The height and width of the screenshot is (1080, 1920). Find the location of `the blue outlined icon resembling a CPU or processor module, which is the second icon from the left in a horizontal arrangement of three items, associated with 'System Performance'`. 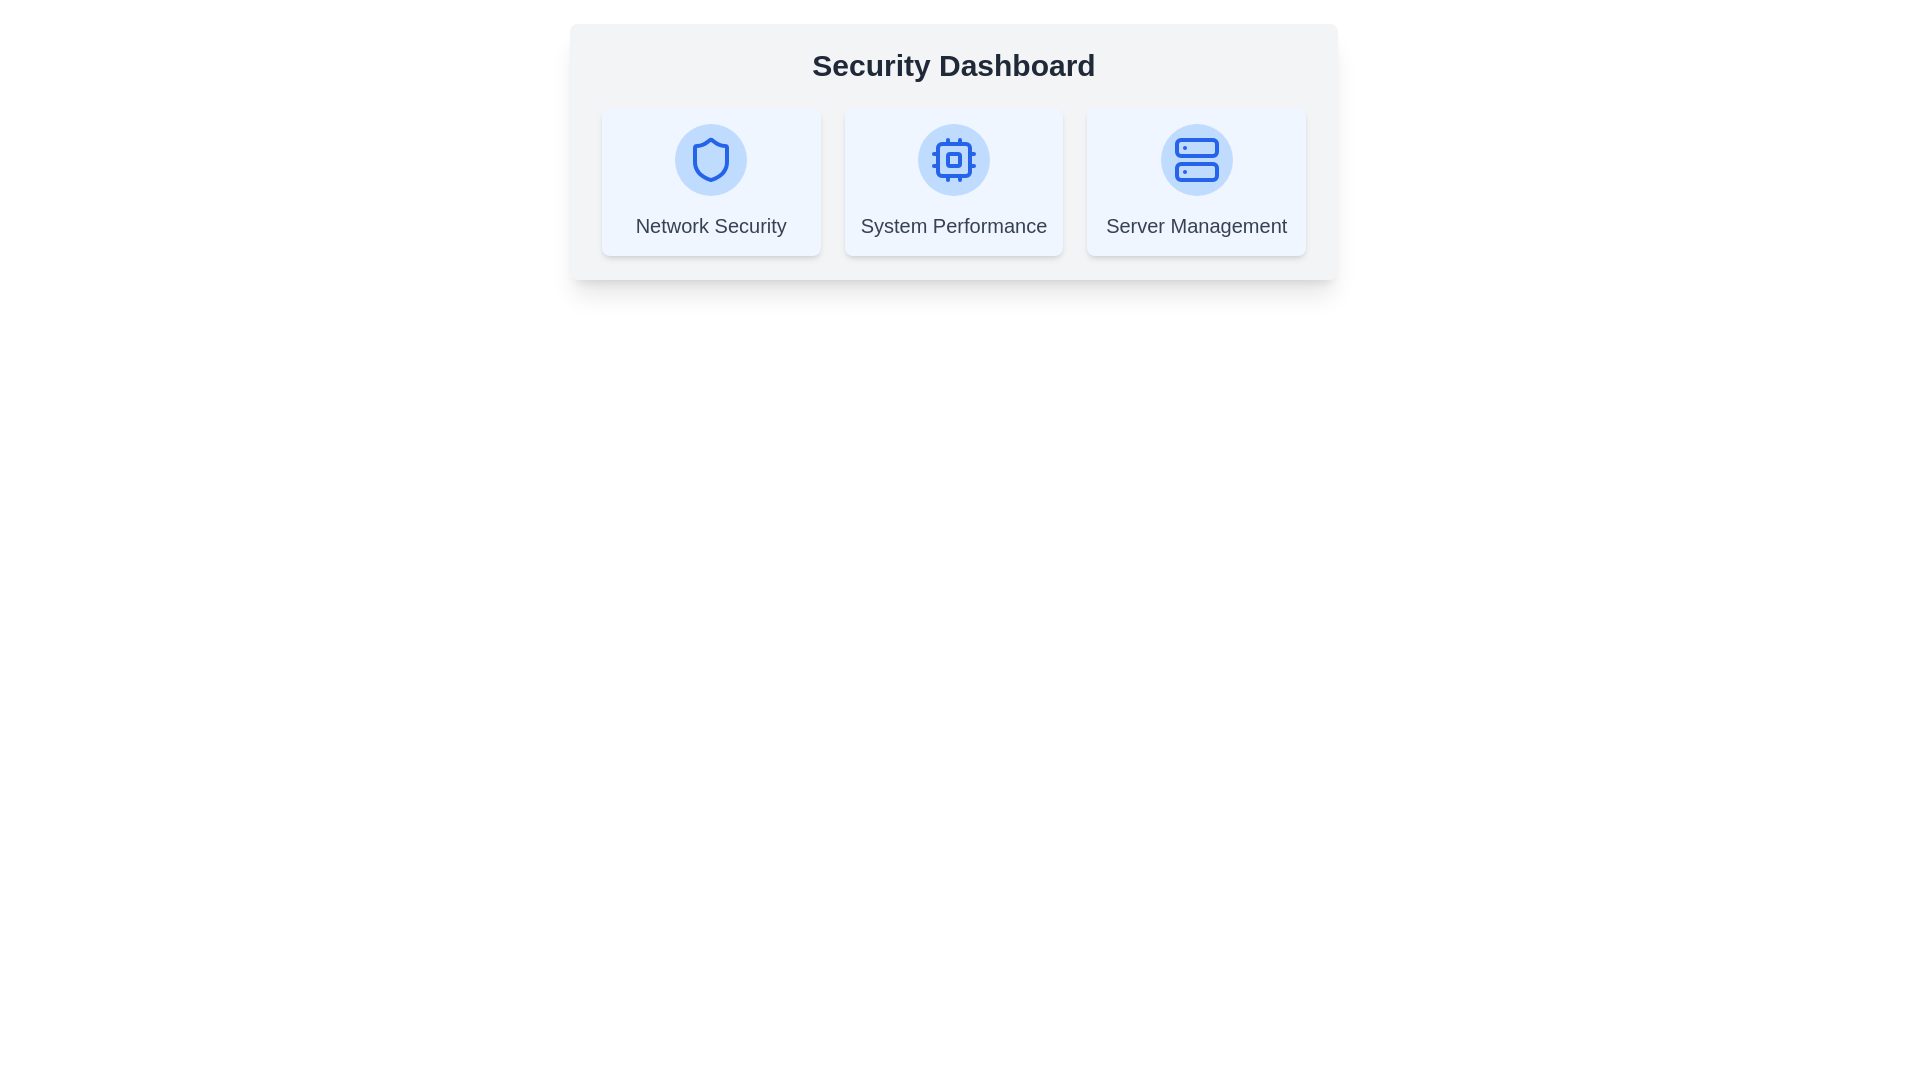

the blue outlined icon resembling a CPU or processor module, which is the second icon from the left in a horizontal arrangement of three items, associated with 'System Performance' is located at coordinates (953, 158).